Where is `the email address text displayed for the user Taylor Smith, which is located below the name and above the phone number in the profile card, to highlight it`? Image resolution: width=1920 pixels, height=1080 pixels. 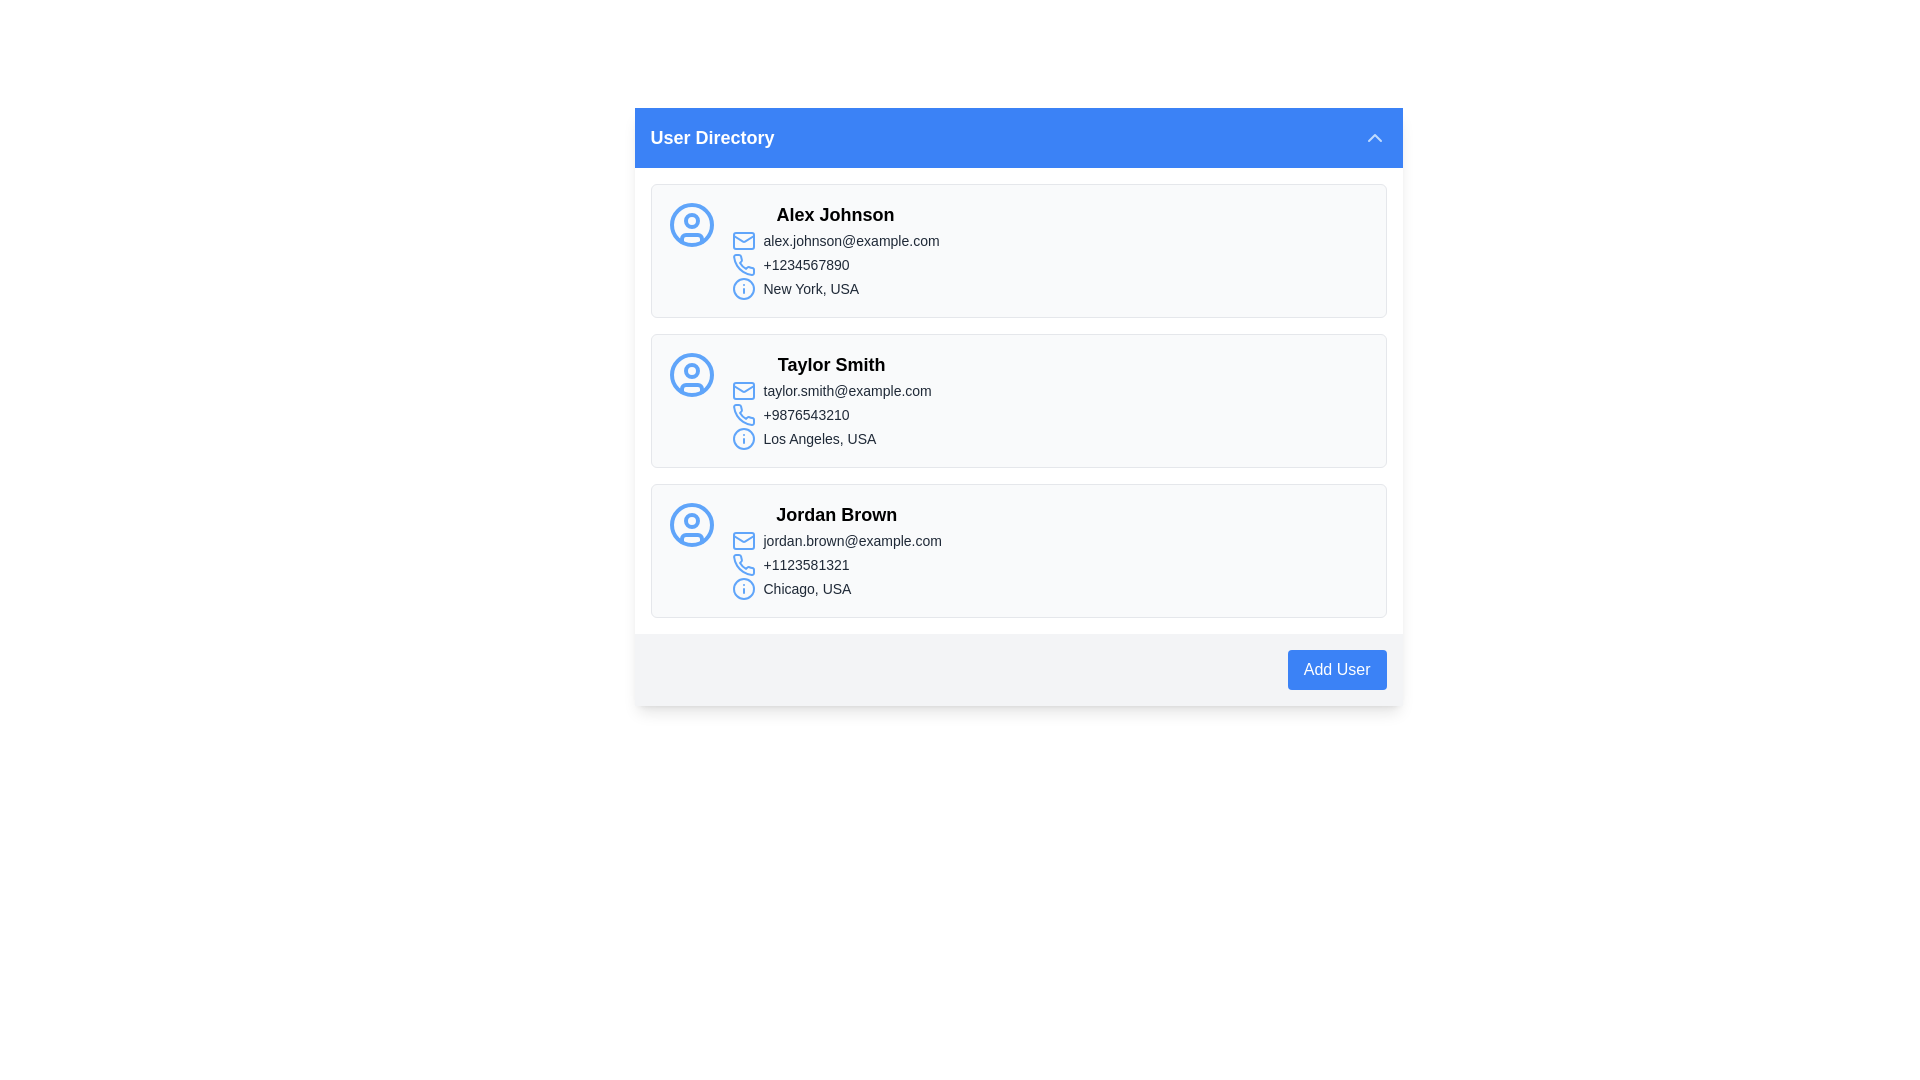 the email address text displayed for the user Taylor Smith, which is located below the name and above the phone number in the profile card, to highlight it is located at coordinates (831, 390).